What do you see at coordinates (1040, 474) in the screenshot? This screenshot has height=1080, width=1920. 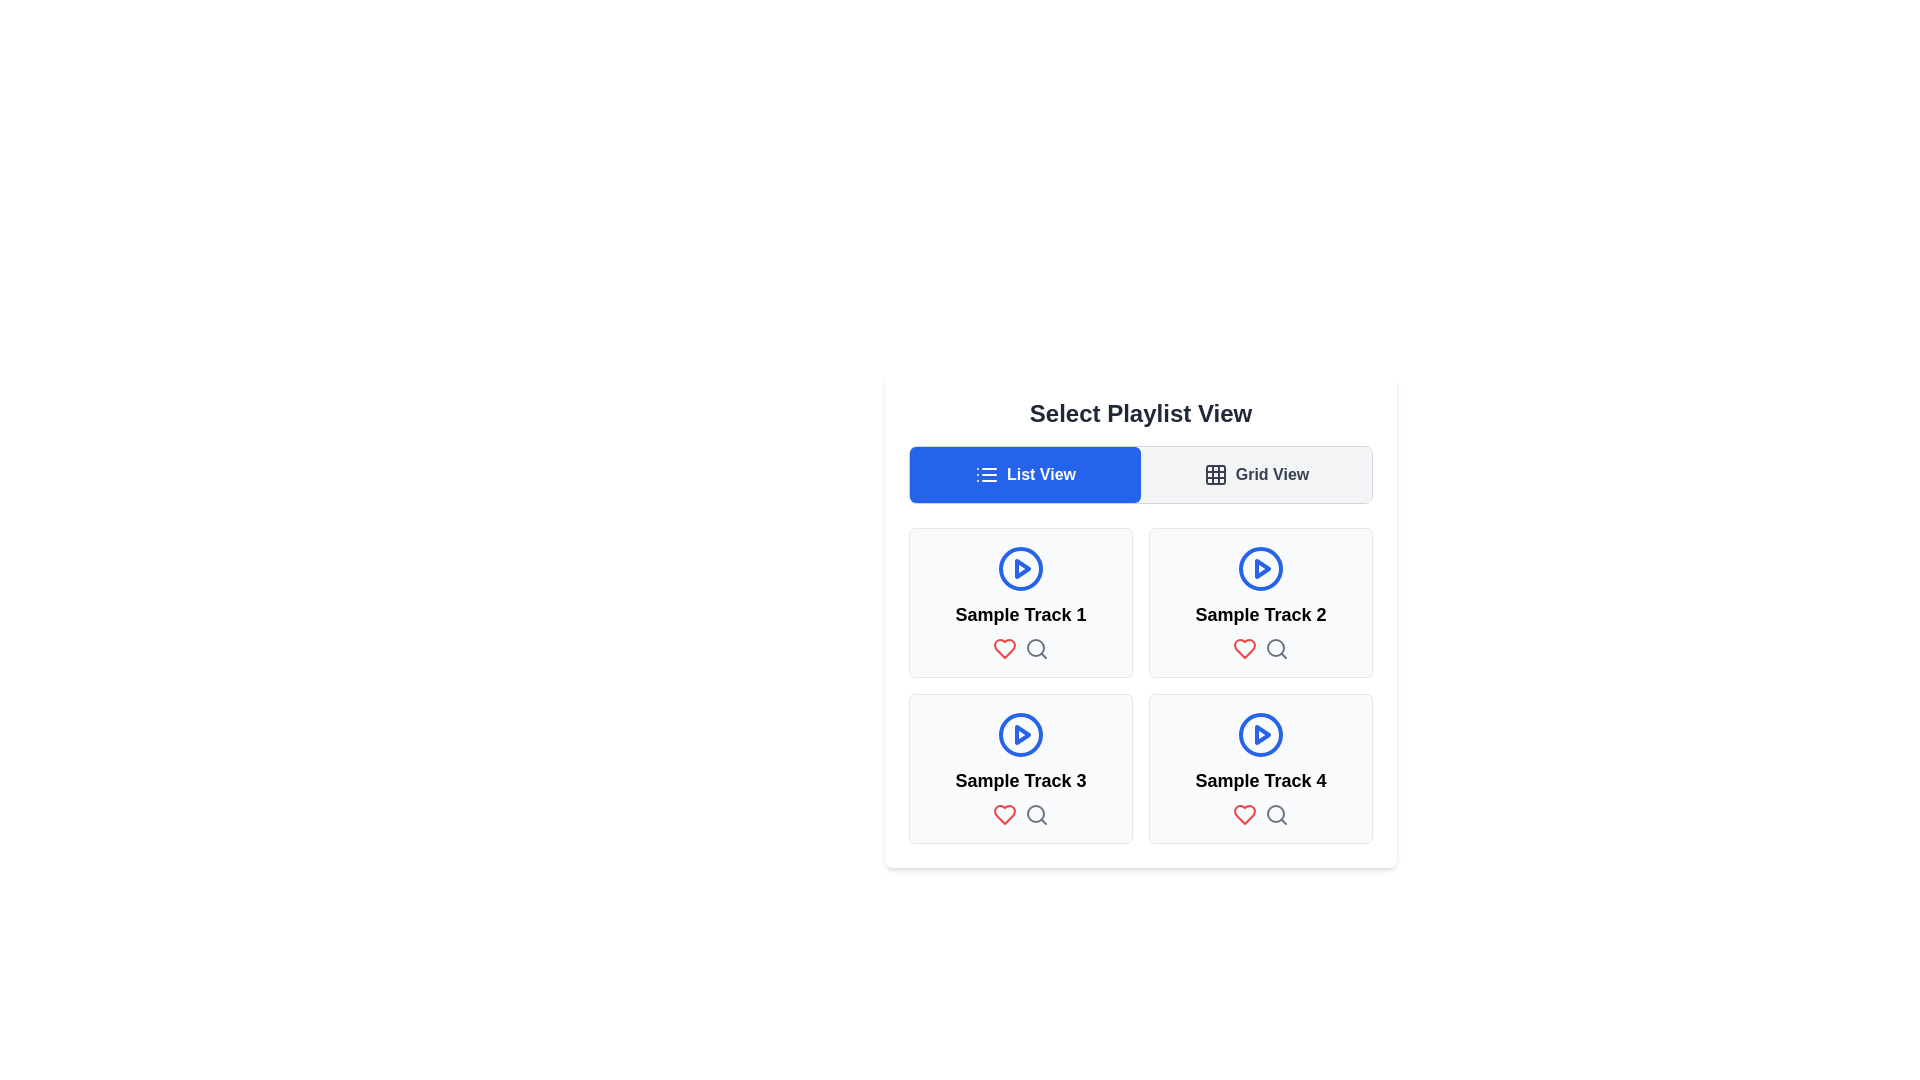 I see `'List View' text label, which indicates the currently selected state for organizing displayed items` at bounding box center [1040, 474].